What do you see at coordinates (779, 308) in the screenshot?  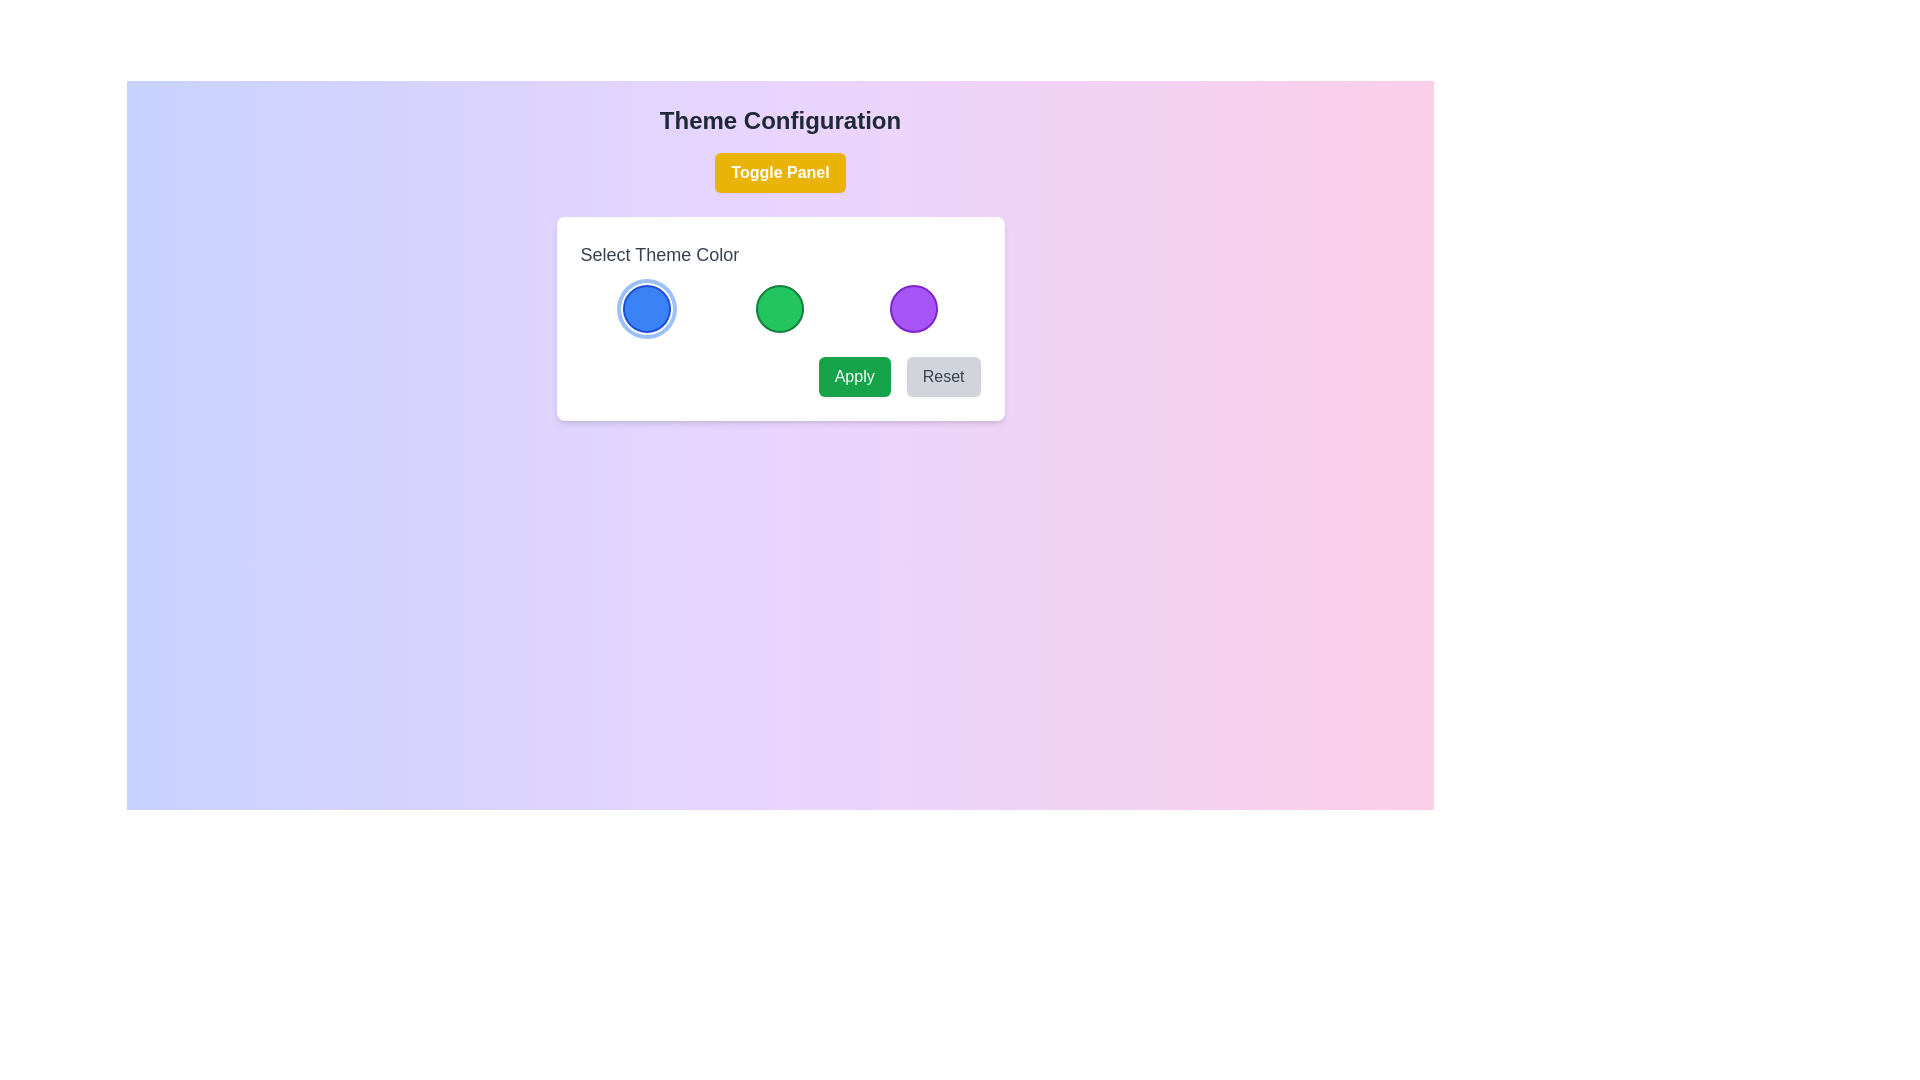 I see `the selectable button for the green color theme, which is the middle circular element in a row of three` at bounding box center [779, 308].